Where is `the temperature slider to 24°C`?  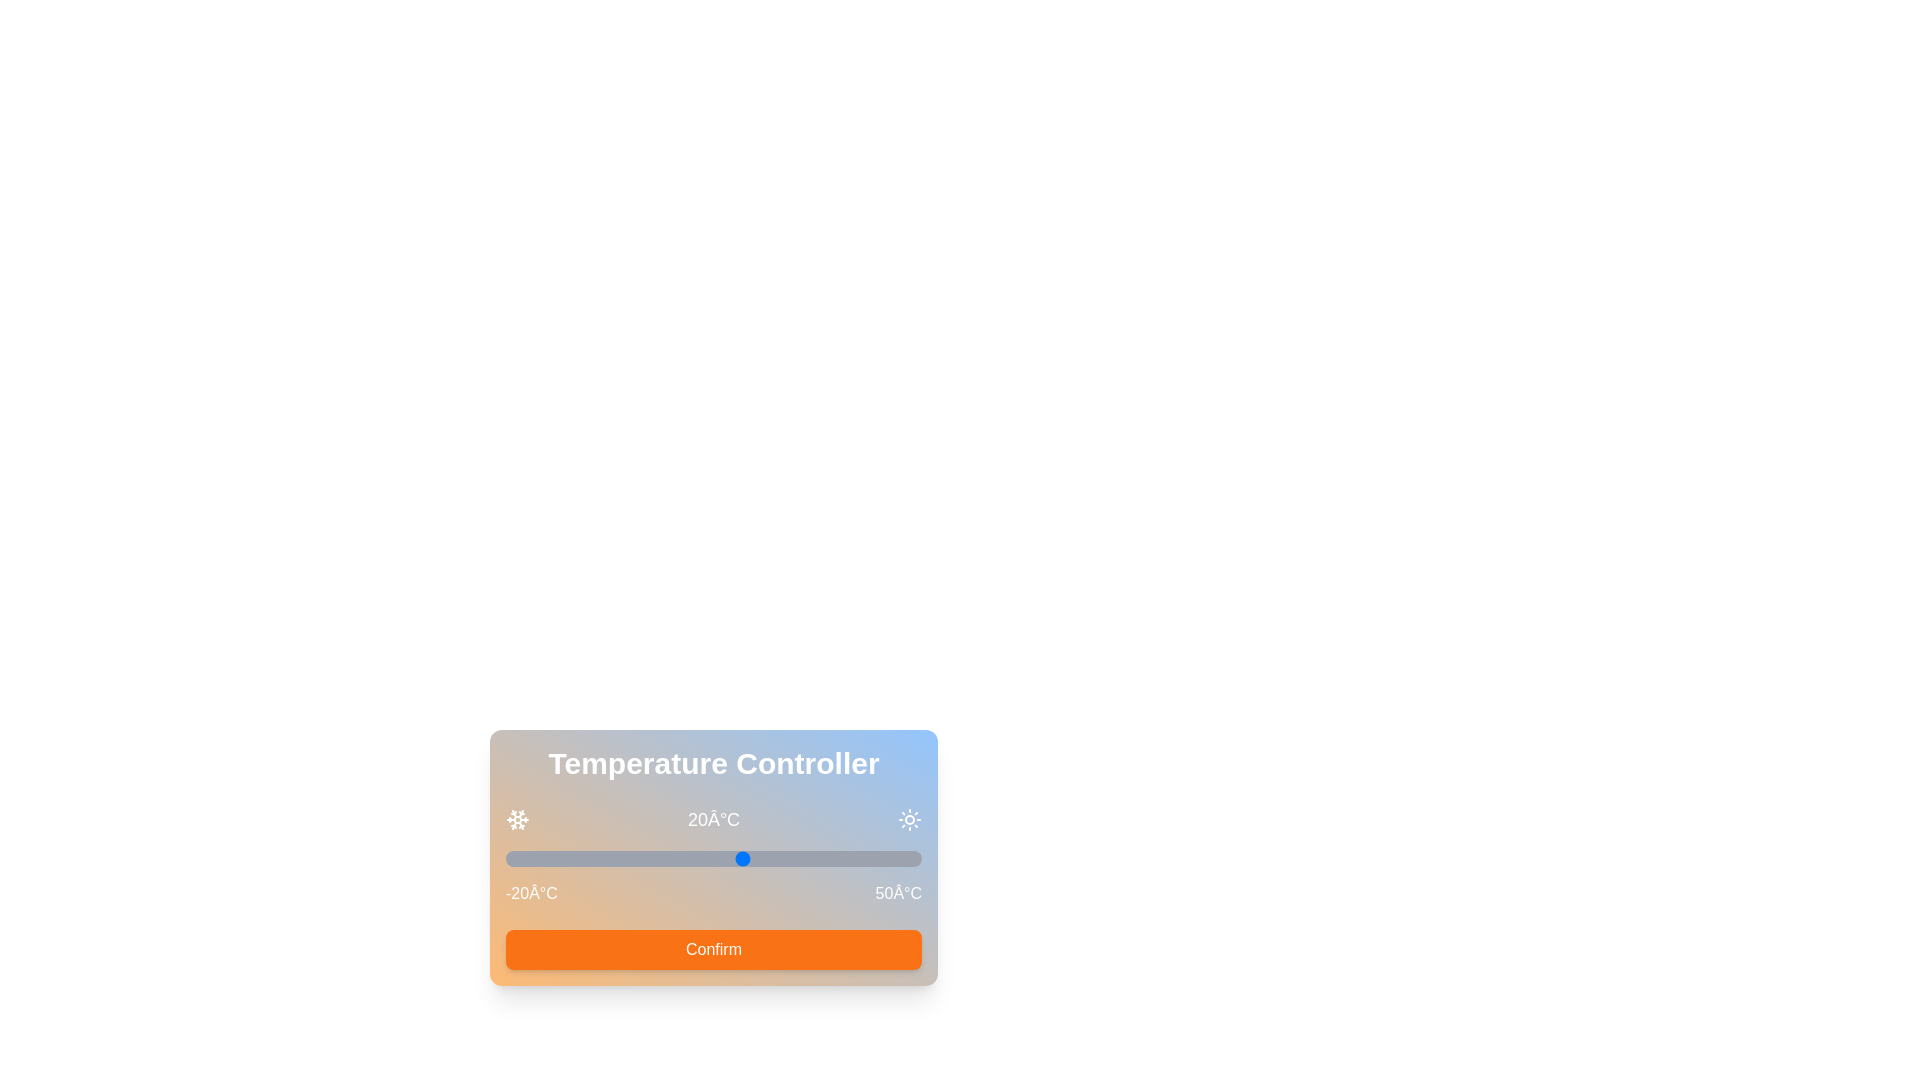 the temperature slider to 24°C is located at coordinates (766, 858).